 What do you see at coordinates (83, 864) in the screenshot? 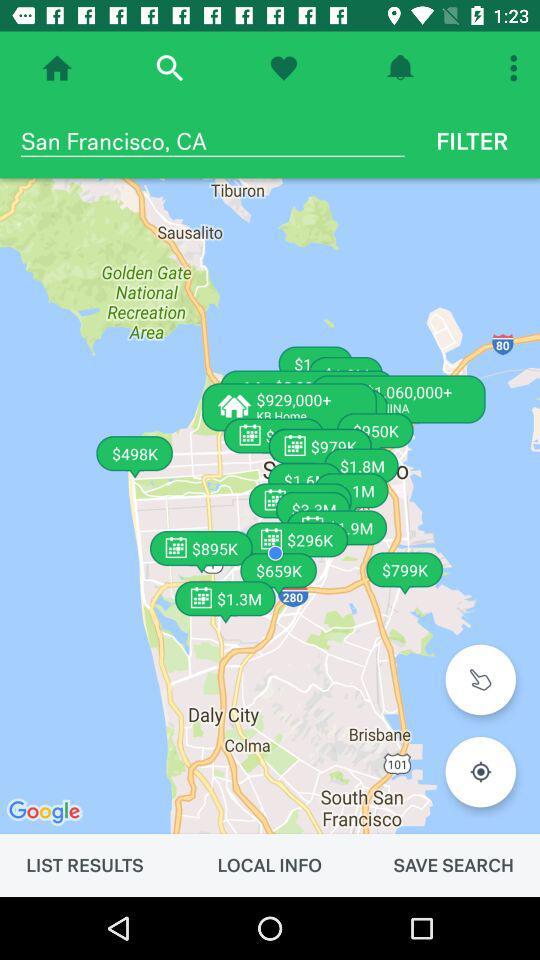
I see `the item next to the local info icon` at bounding box center [83, 864].